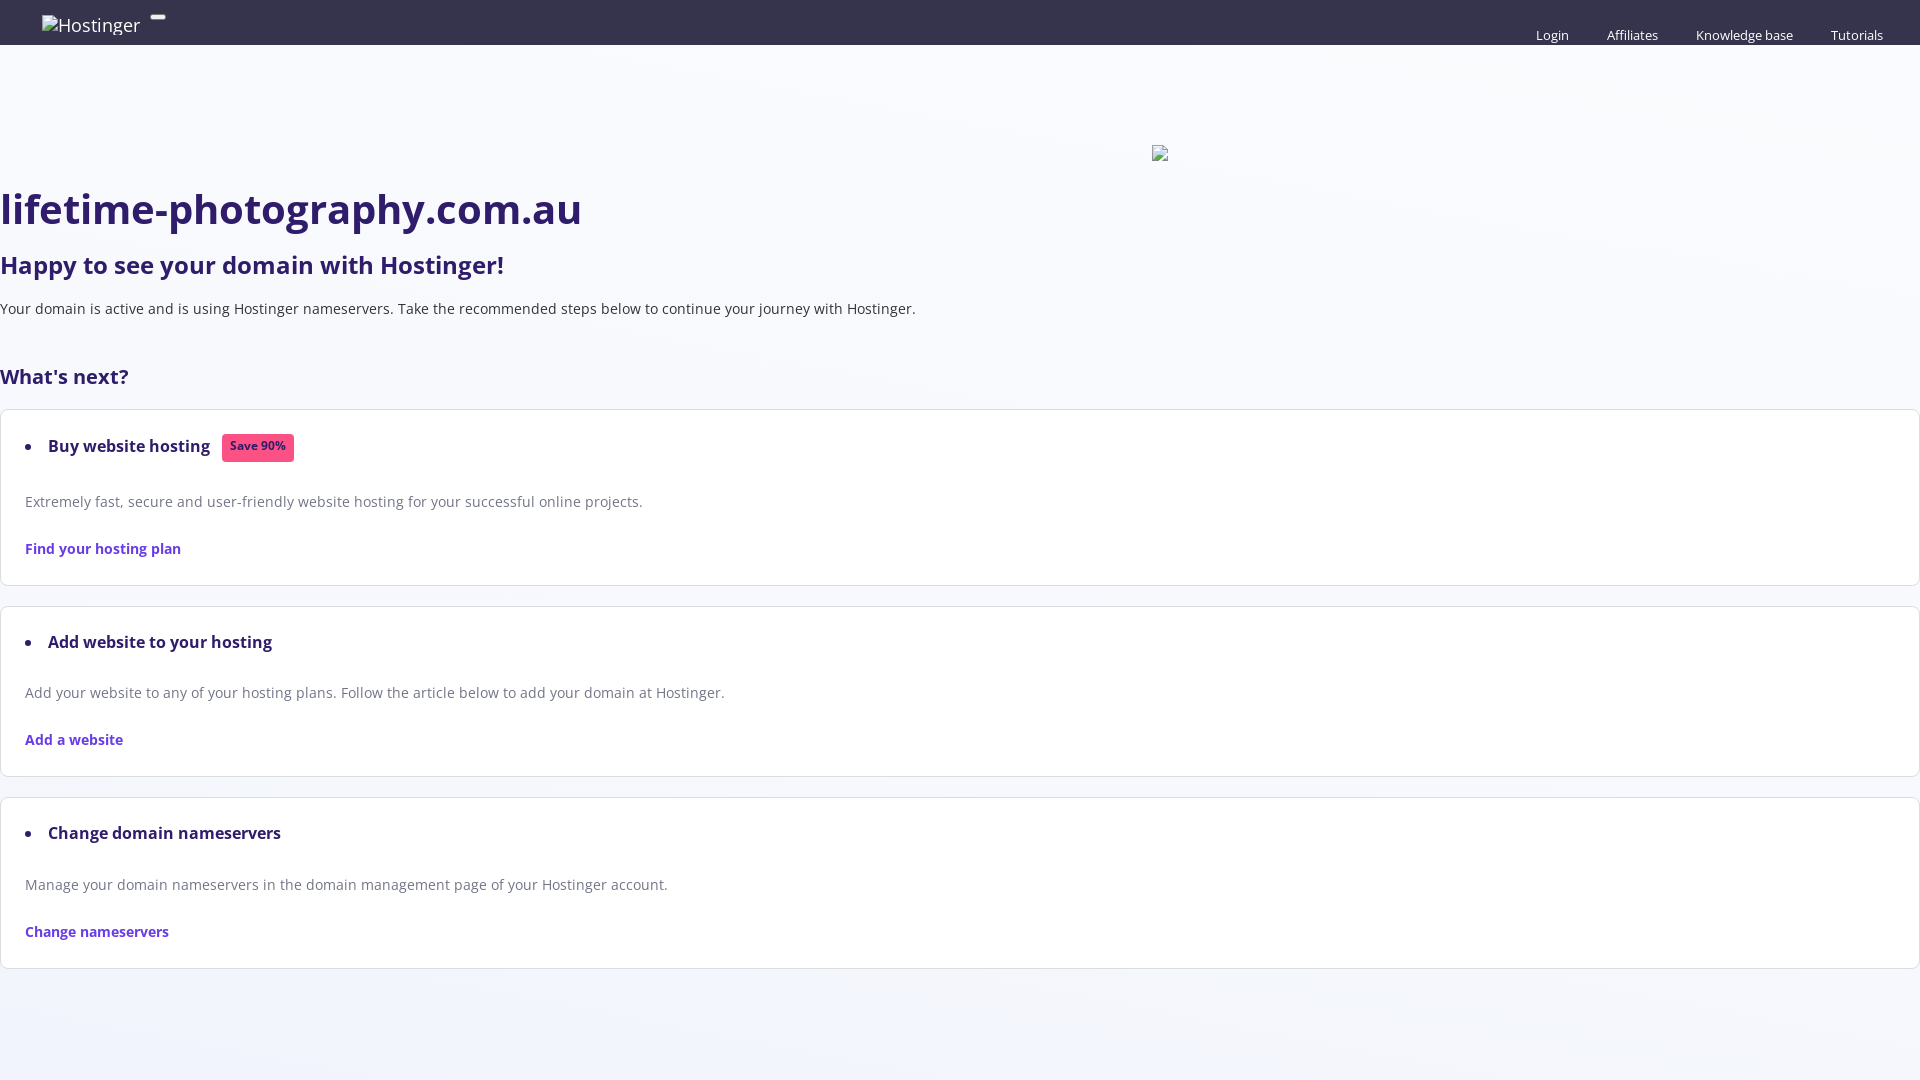 Image resolution: width=1920 pixels, height=1080 pixels. Describe the element at coordinates (24, 931) in the screenshot. I see `'Change nameservers'` at that location.